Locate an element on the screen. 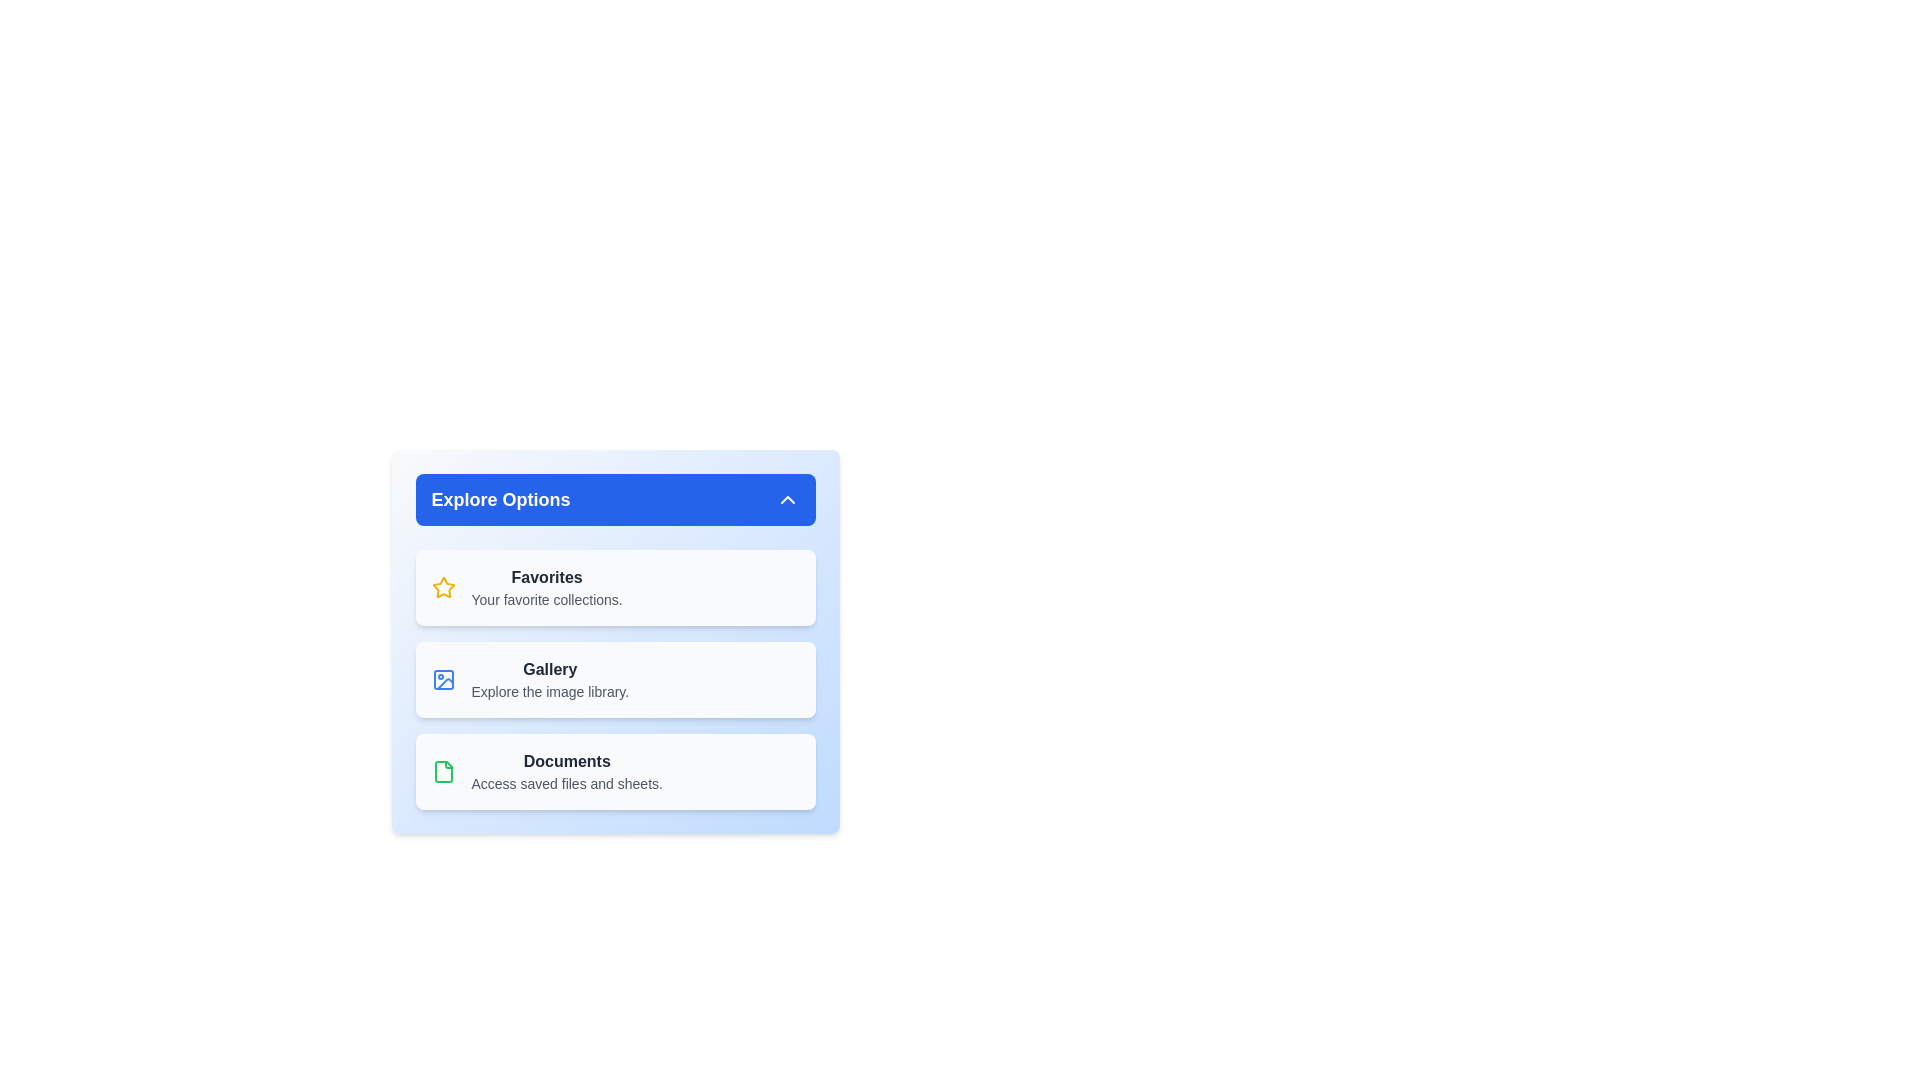 This screenshot has width=1920, height=1080. the static text label displaying 'Documents', which is bold and dark gray, located at the top of the 'Documents' section in a menu card layout is located at coordinates (566, 762).